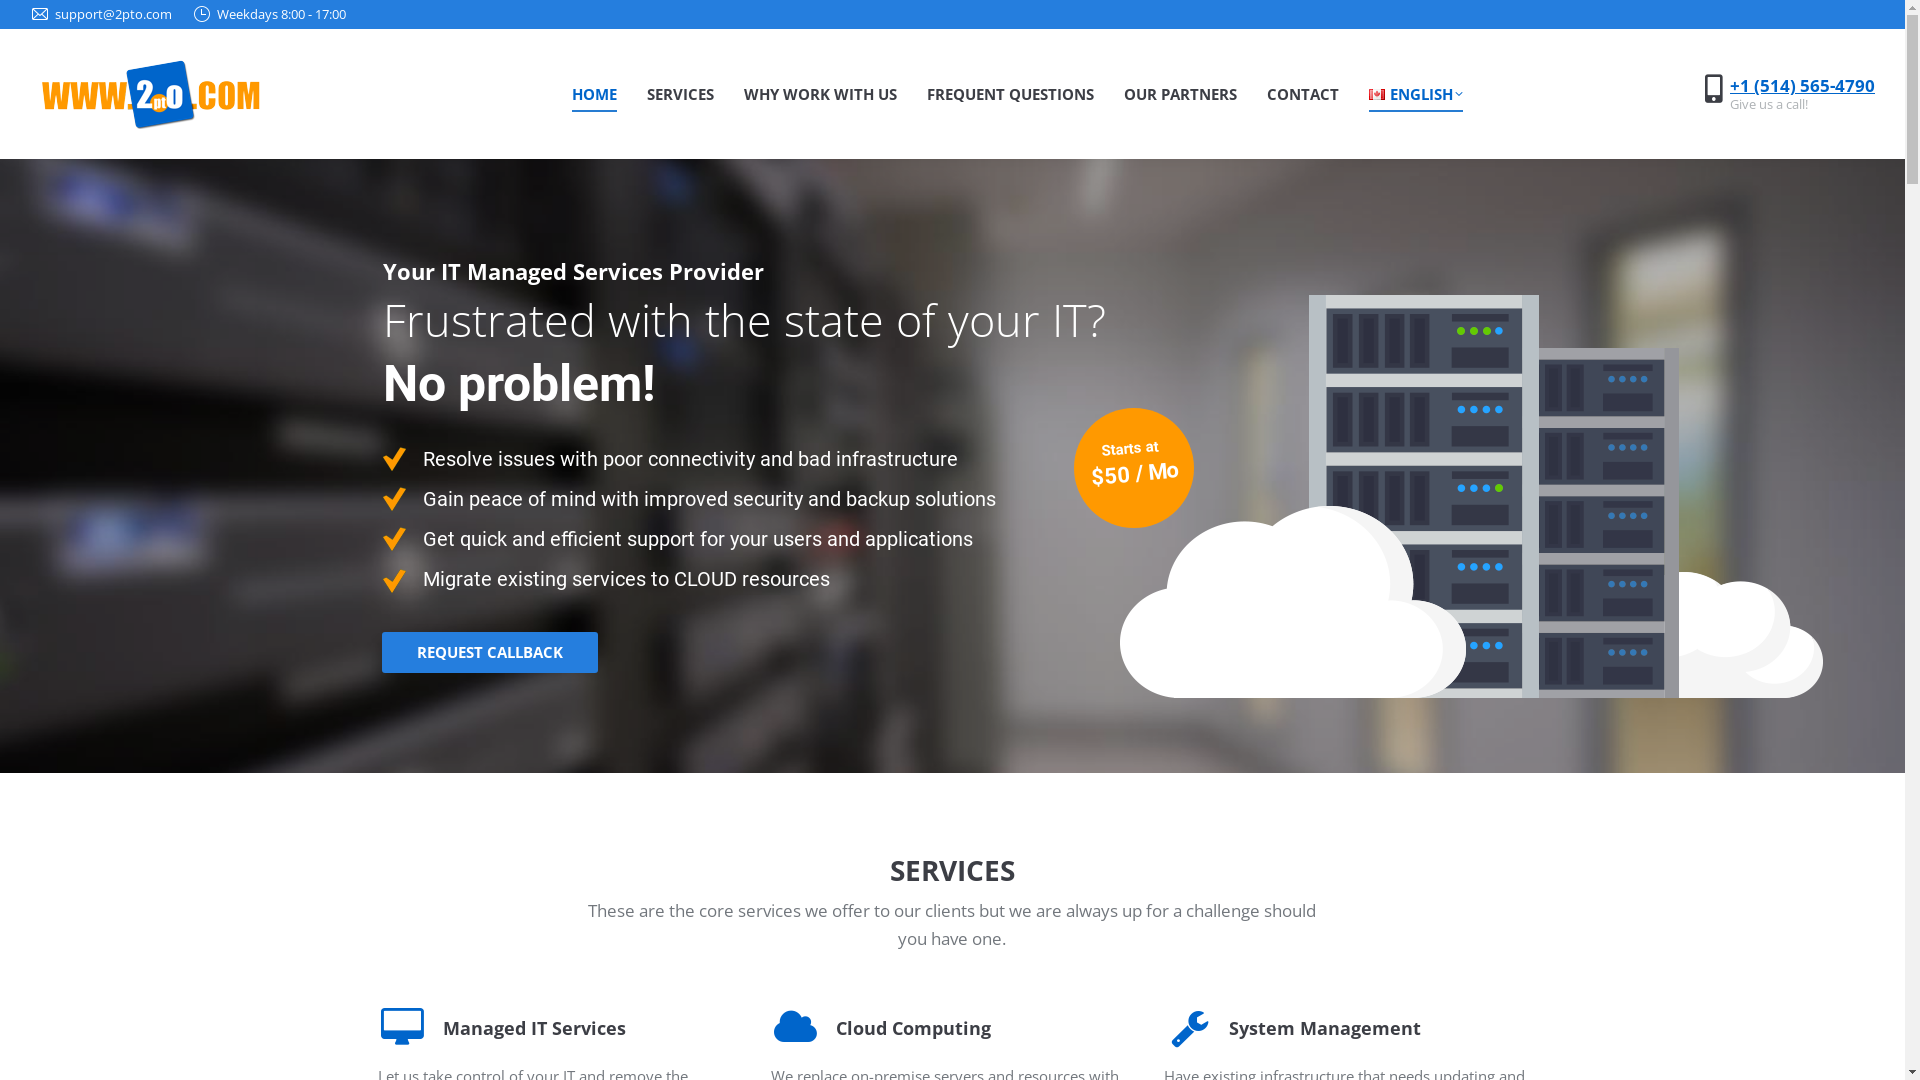 This screenshot has width=1920, height=1080. Describe the element at coordinates (1010, 93) in the screenshot. I see `'FREQUENT QUESTIONS'` at that location.